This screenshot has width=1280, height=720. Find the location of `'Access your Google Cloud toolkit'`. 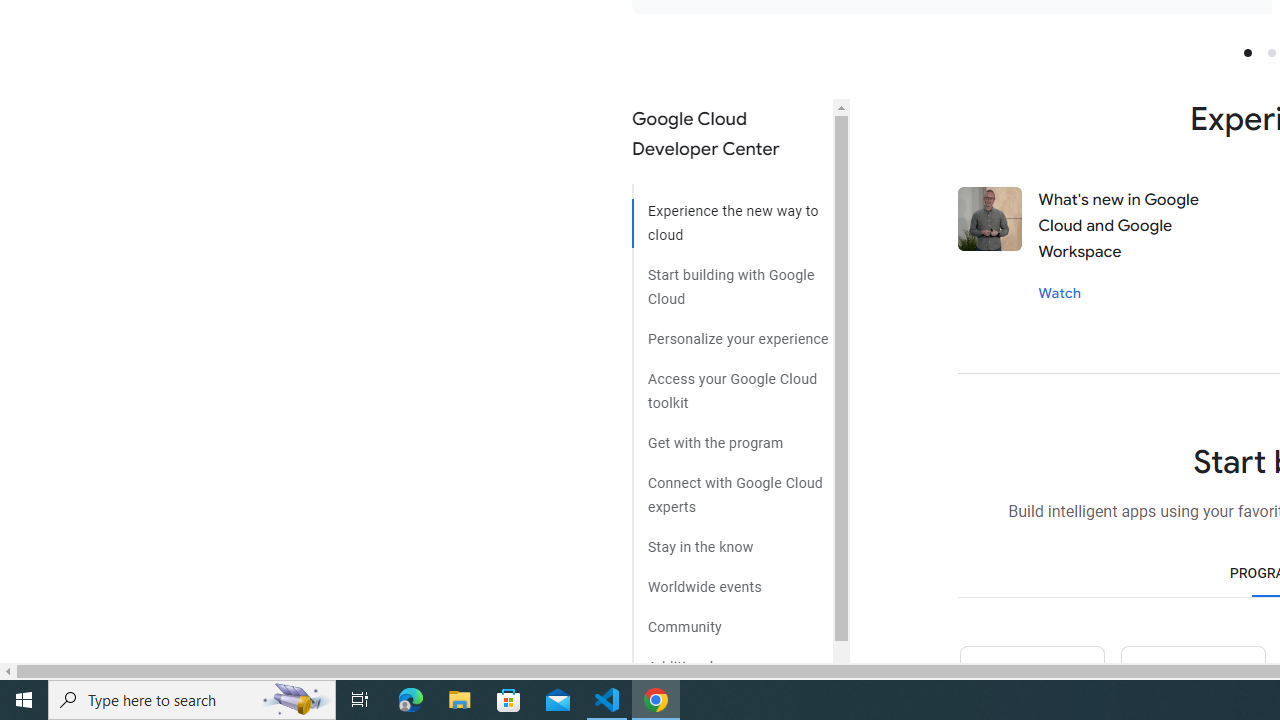

'Access your Google Cloud toolkit' is located at coordinates (731, 384).